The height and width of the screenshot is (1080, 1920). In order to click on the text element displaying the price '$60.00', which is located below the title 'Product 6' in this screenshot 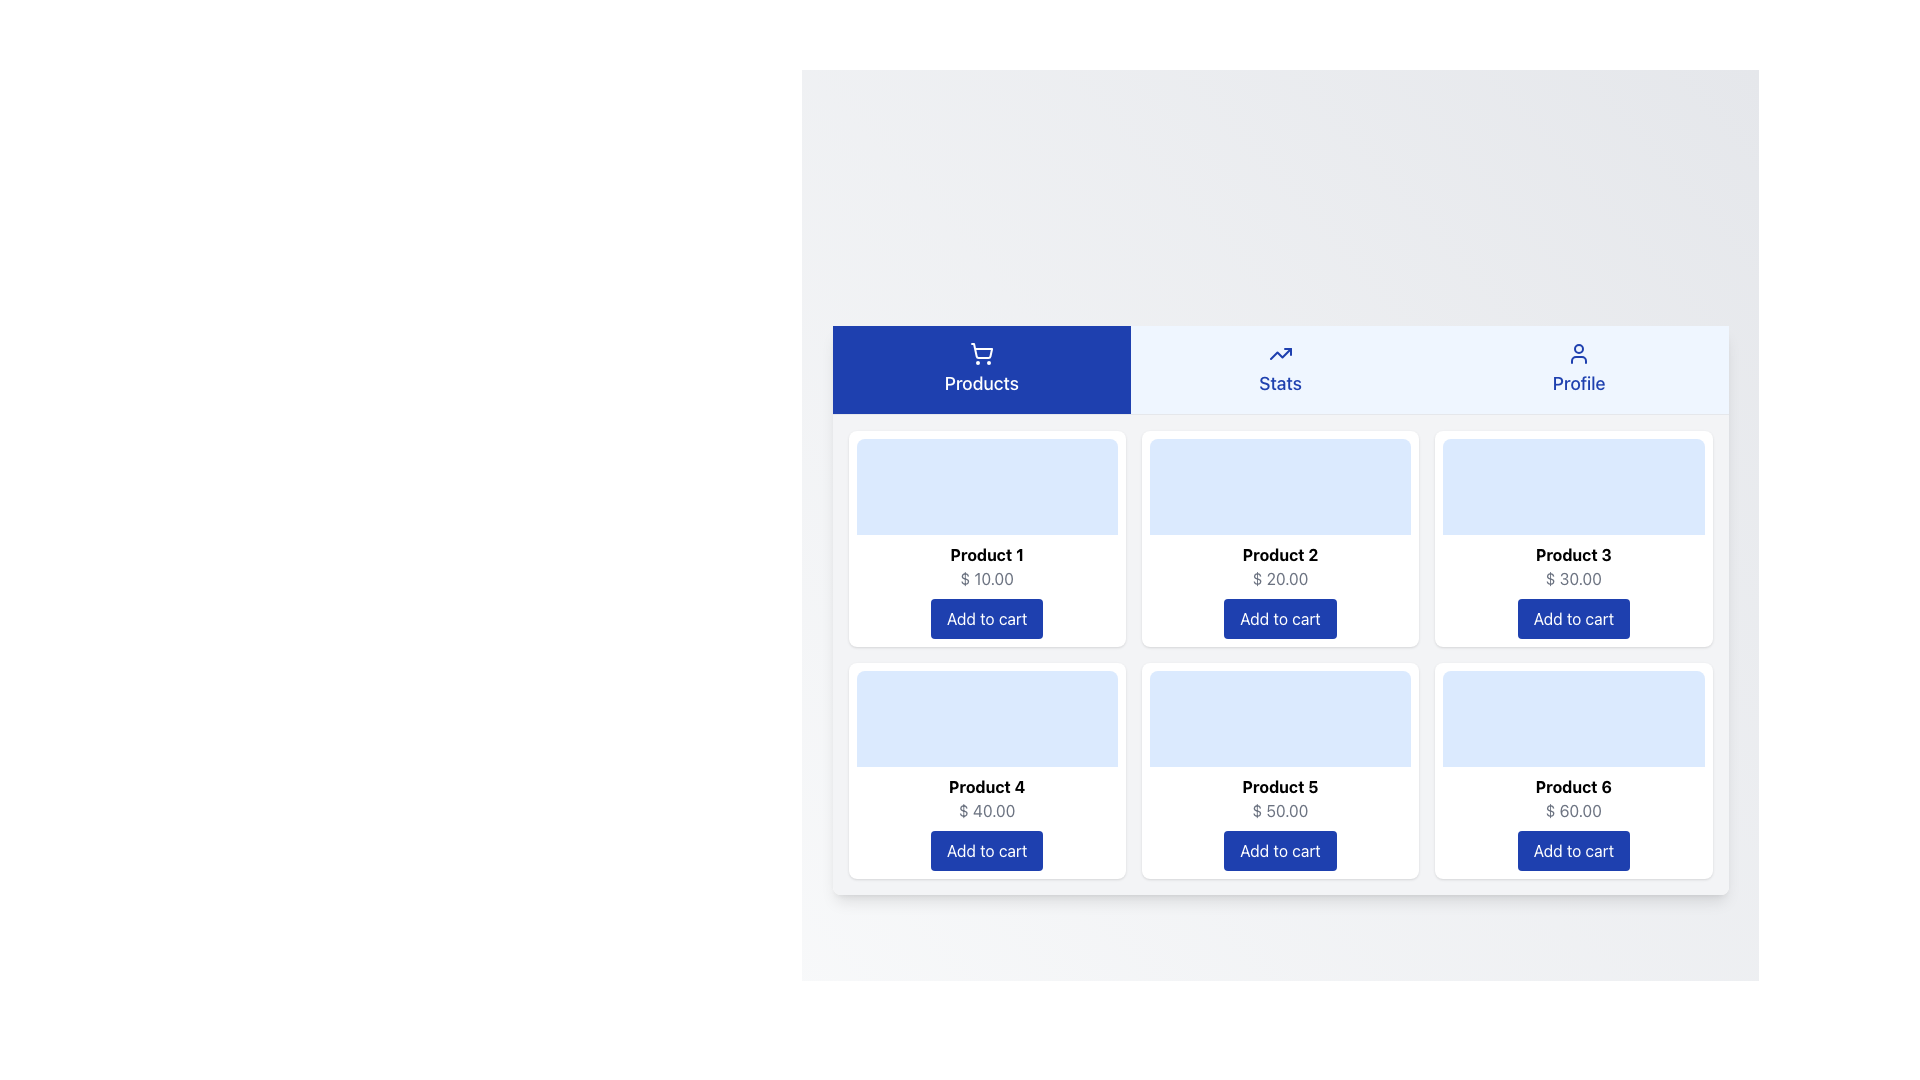, I will do `click(1572, 810)`.